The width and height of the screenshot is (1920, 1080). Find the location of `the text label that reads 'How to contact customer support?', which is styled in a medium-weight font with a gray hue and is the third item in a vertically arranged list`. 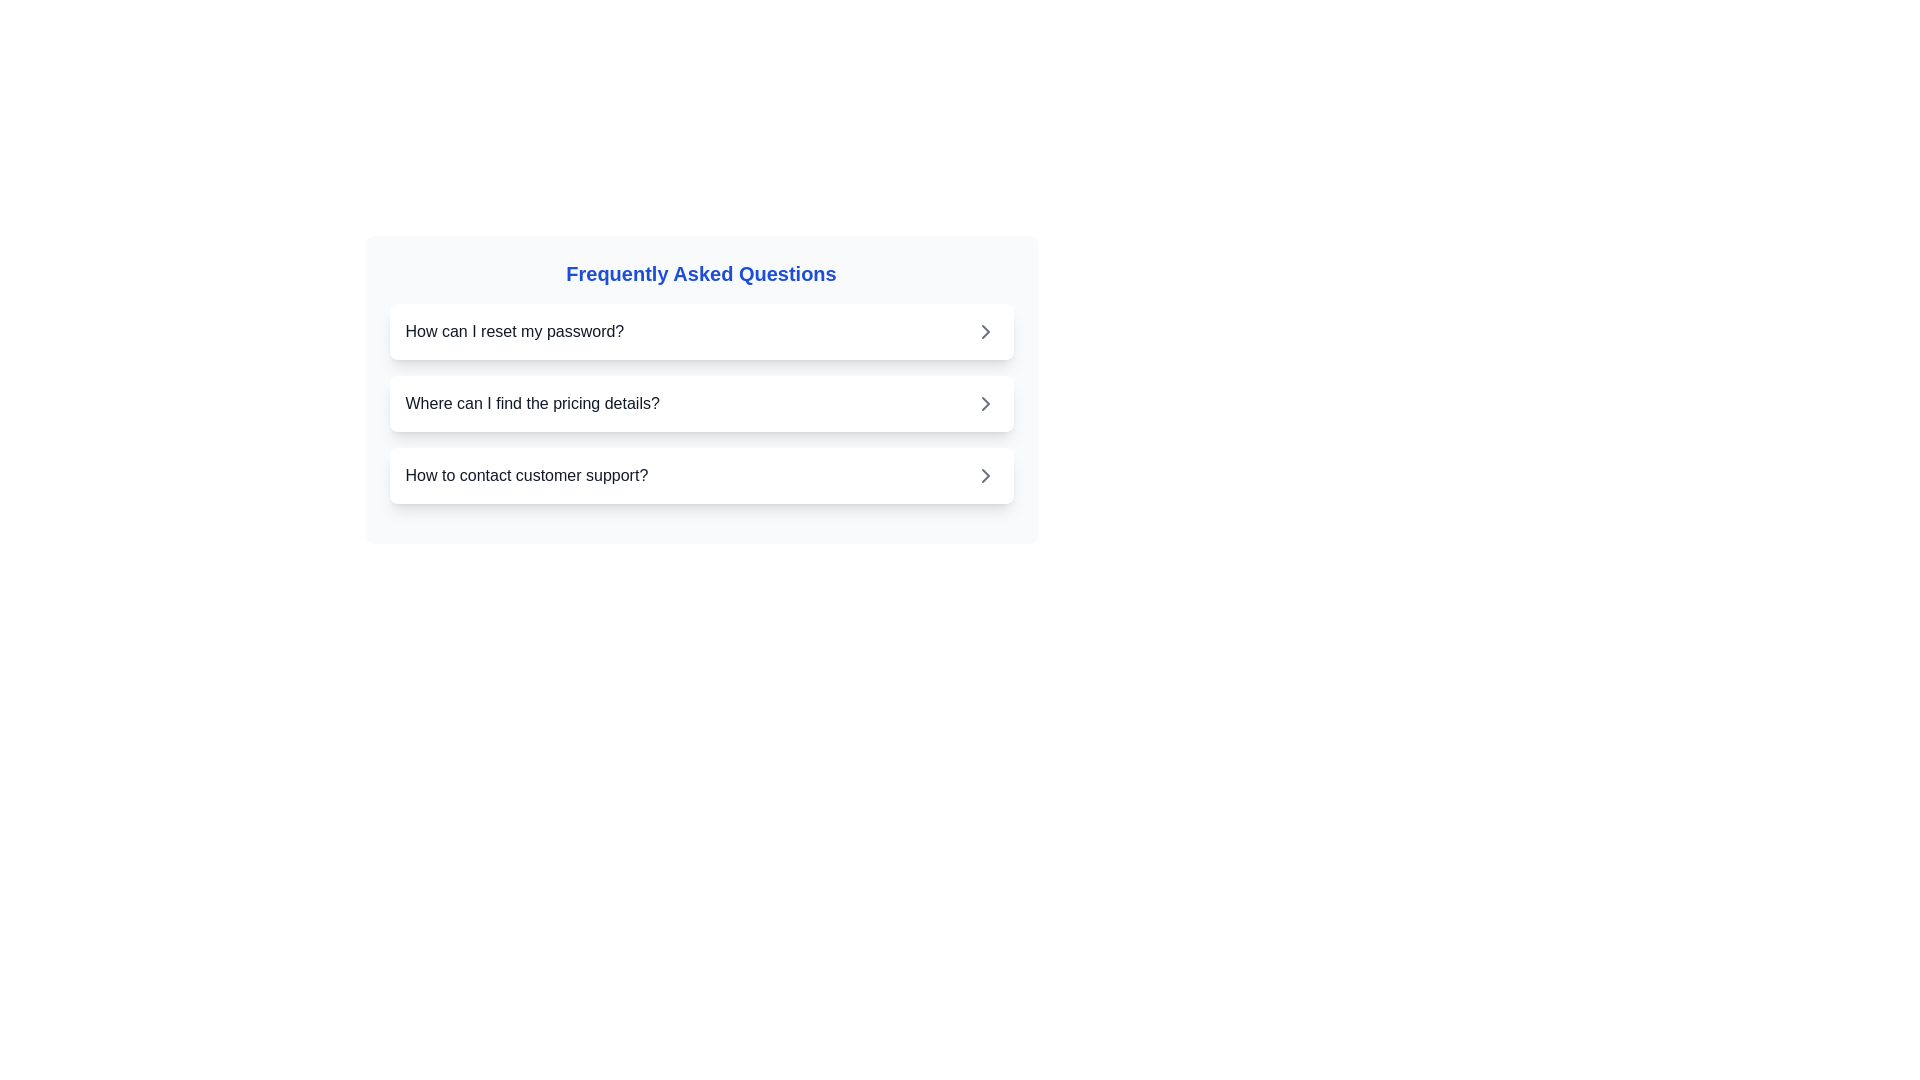

the text label that reads 'How to contact customer support?', which is styled in a medium-weight font with a gray hue and is the third item in a vertically arranged list is located at coordinates (526, 475).